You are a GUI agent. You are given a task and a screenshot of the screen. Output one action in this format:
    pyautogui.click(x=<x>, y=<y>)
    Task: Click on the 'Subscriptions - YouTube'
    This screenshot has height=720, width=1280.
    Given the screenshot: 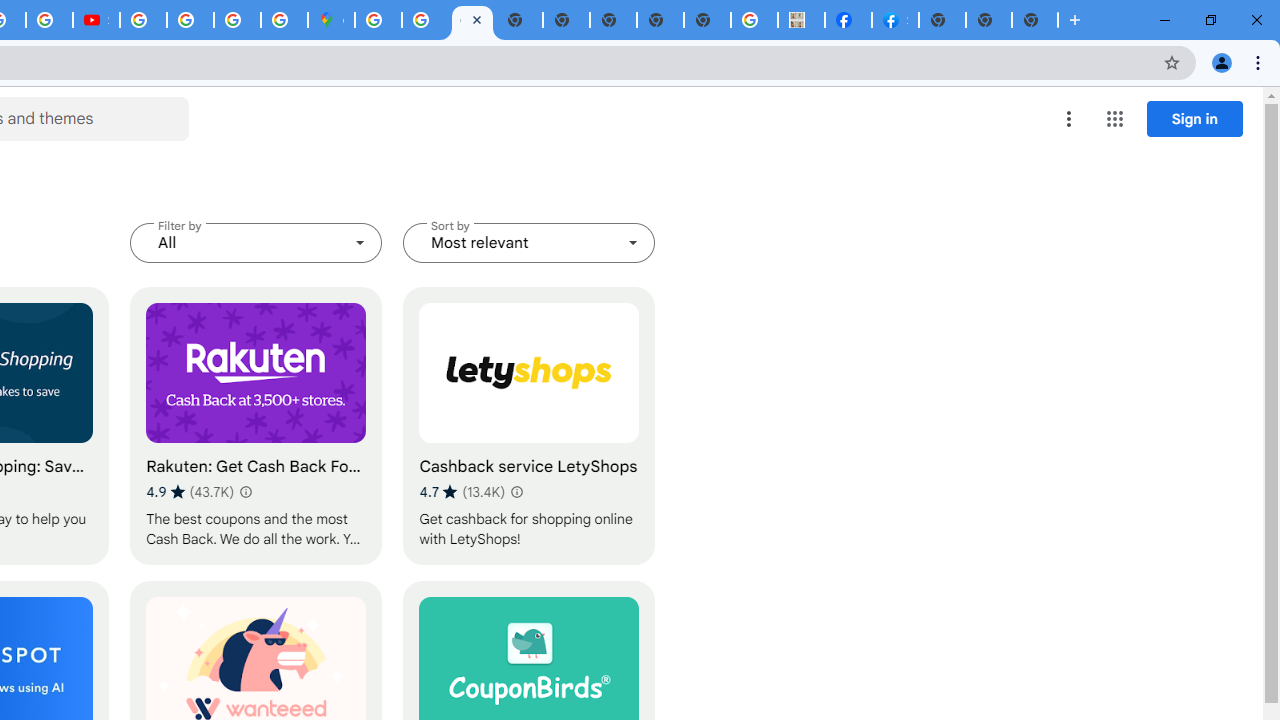 What is the action you would take?
    pyautogui.click(x=95, y=20)
    